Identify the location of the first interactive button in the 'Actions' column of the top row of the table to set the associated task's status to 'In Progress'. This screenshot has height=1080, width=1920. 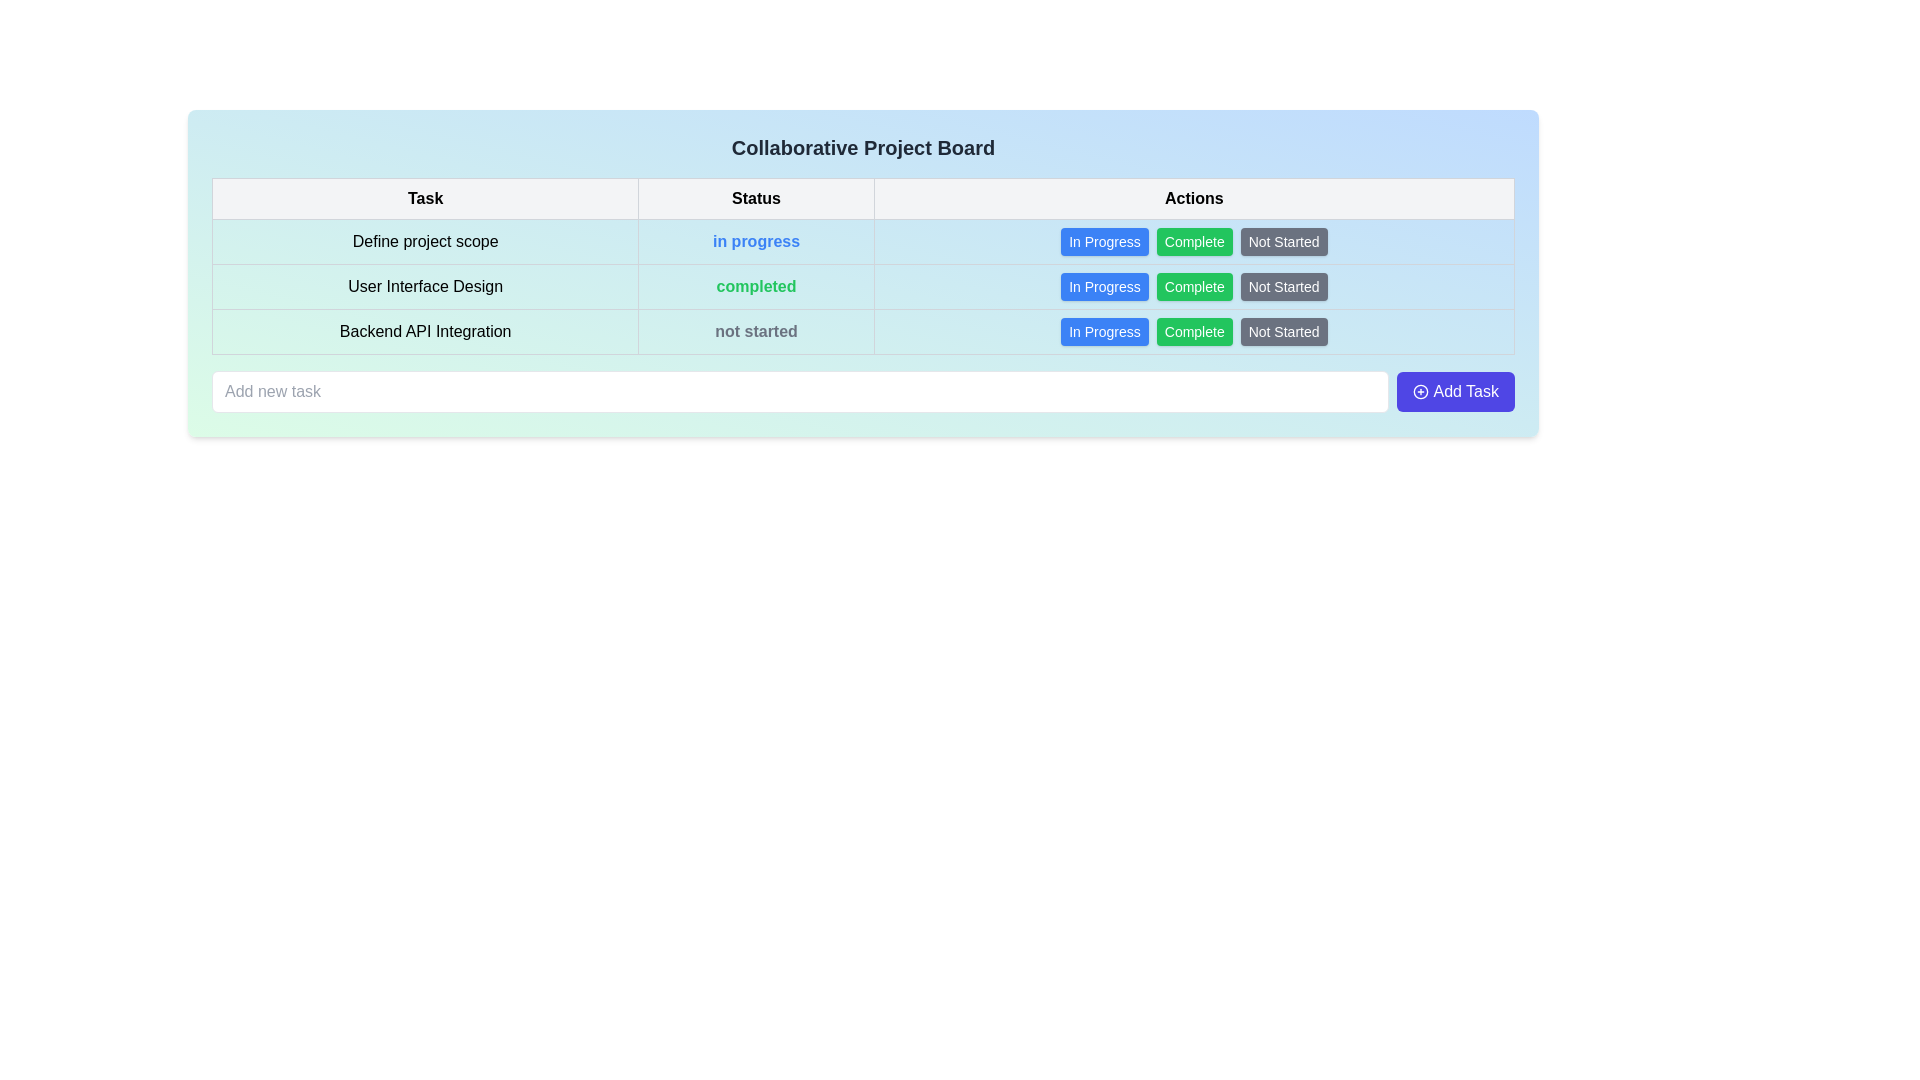
(1103, 241).